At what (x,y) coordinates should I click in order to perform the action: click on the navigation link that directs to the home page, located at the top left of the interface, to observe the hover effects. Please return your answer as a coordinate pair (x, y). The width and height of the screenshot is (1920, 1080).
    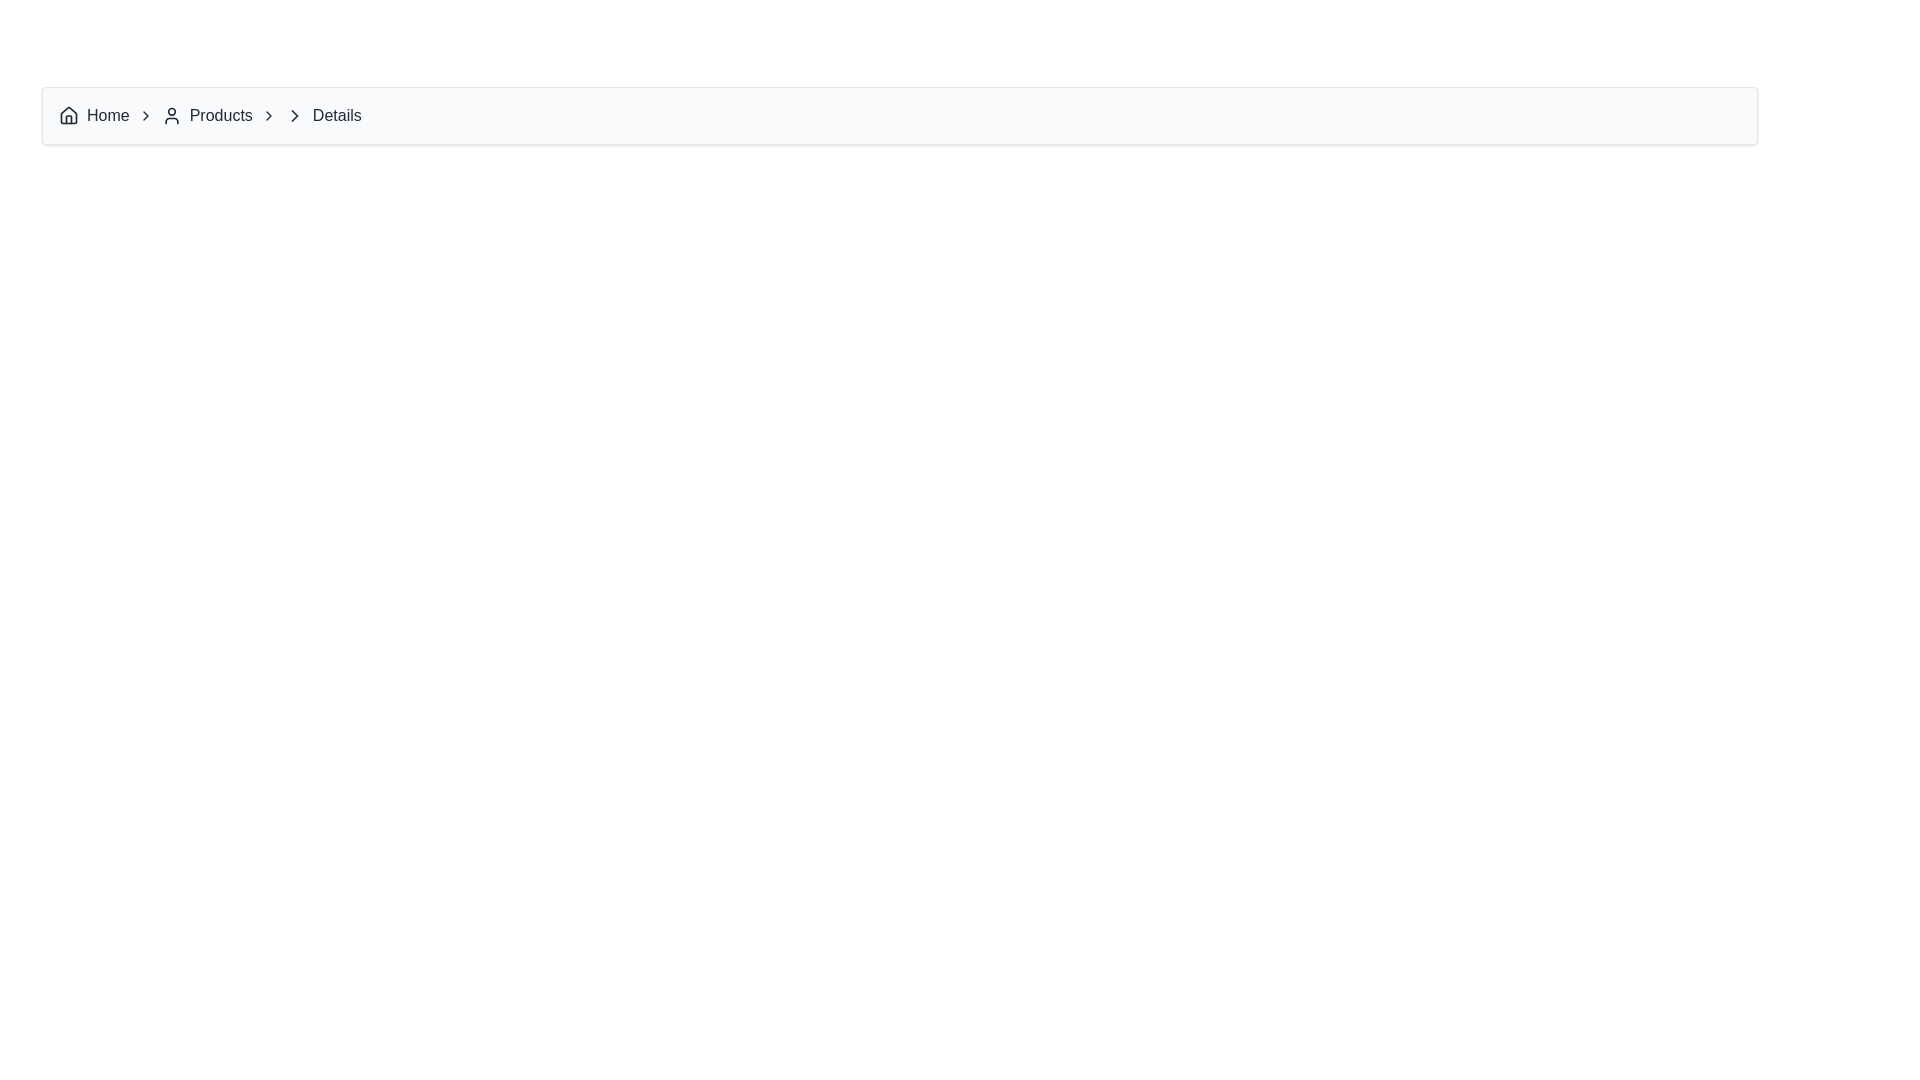
    Looking at the image, I should click on (93, 115).